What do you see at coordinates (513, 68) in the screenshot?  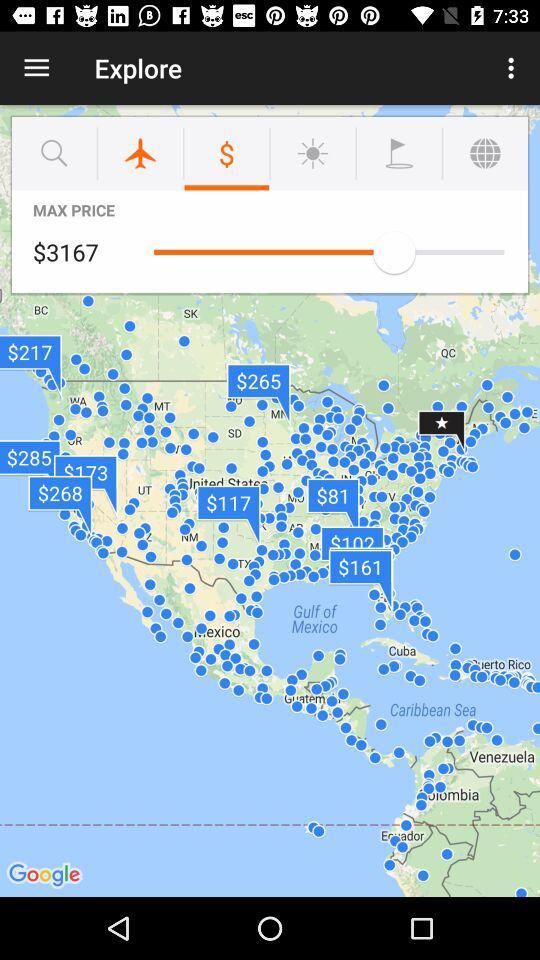 I see `item next to explore` at bounding box center [513, 68].